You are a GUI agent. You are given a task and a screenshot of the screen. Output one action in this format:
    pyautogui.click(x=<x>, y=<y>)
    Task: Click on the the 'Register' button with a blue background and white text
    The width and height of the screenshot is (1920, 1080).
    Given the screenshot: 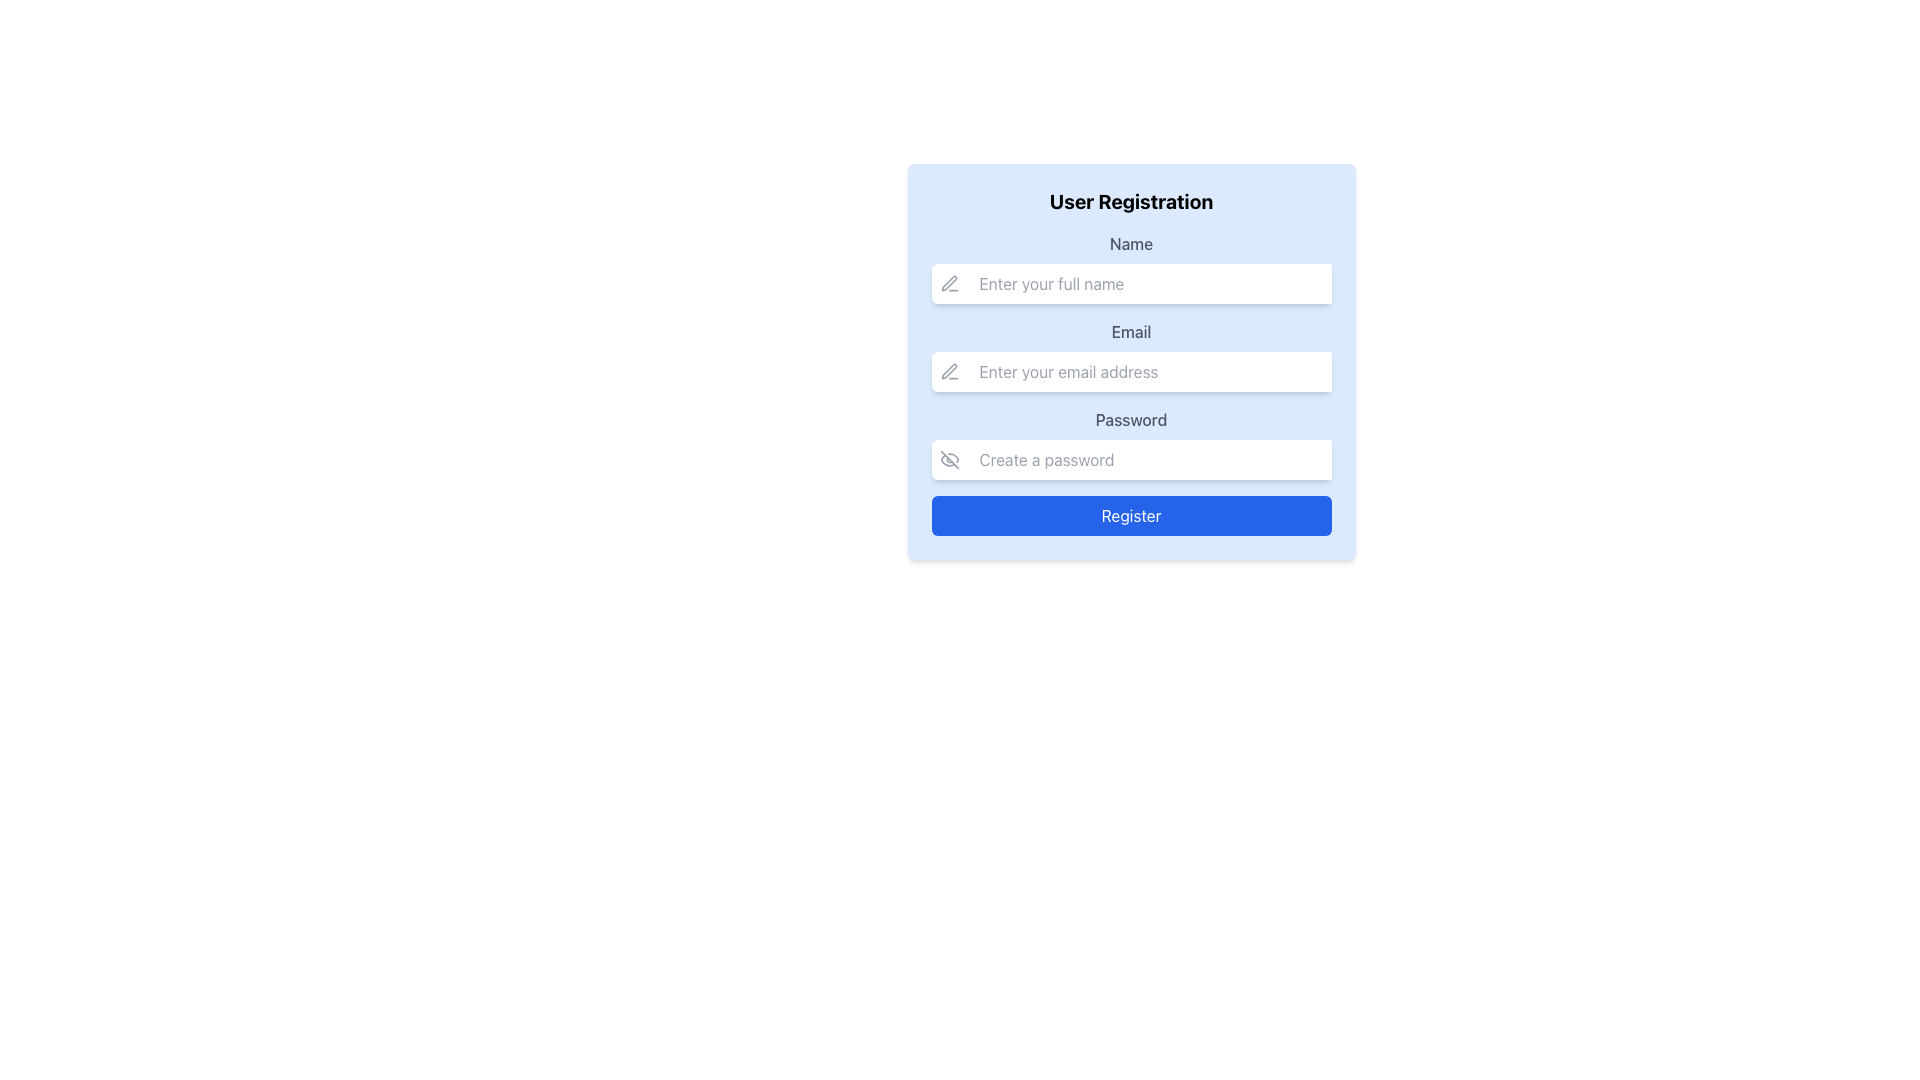 What is the action you would take?
    pyautogui.click(x=1131, y=515)
    